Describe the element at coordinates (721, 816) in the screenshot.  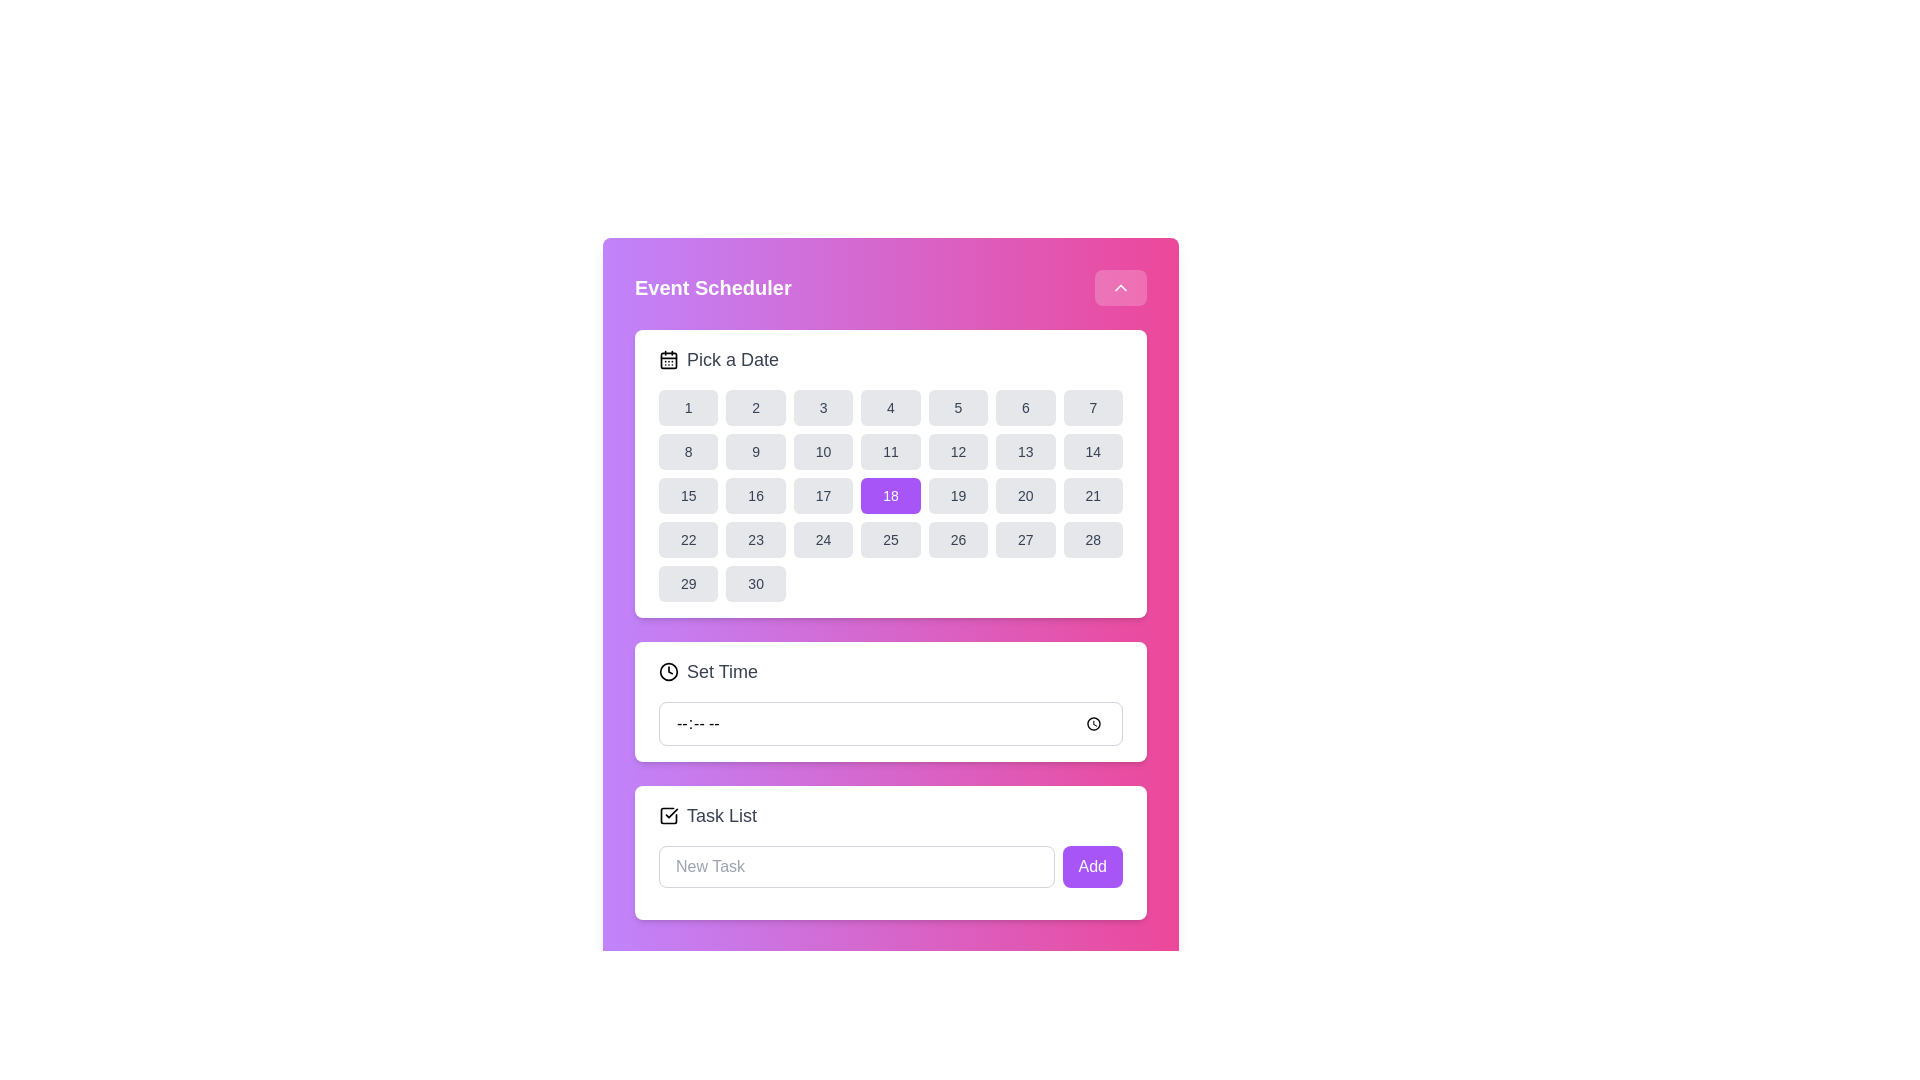
I see `the 'Task List' label, which is a gray text label with medium font weight located in the task management section above the 'New Task' input field` at that location.